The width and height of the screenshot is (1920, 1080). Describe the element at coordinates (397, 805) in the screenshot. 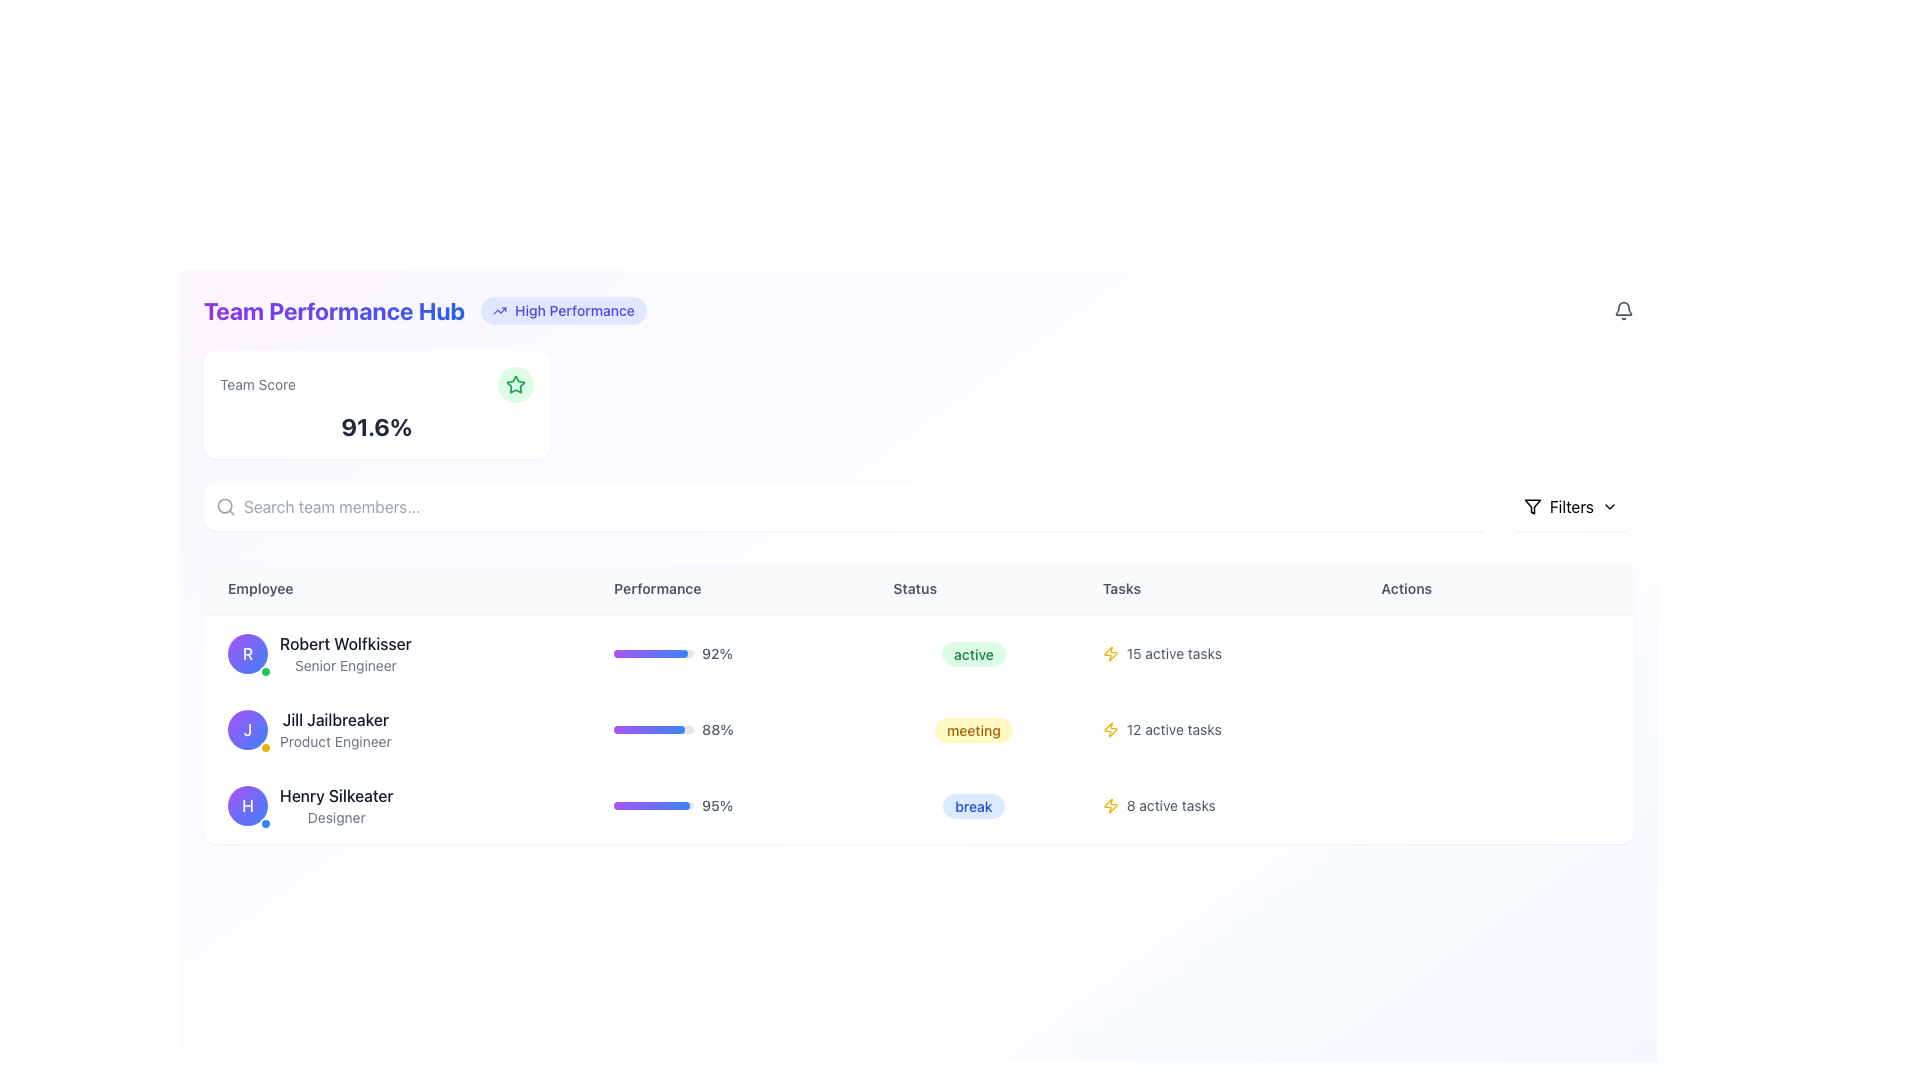

I see `the name 'Henry Silkeater' in the Composite profile display` at that location.